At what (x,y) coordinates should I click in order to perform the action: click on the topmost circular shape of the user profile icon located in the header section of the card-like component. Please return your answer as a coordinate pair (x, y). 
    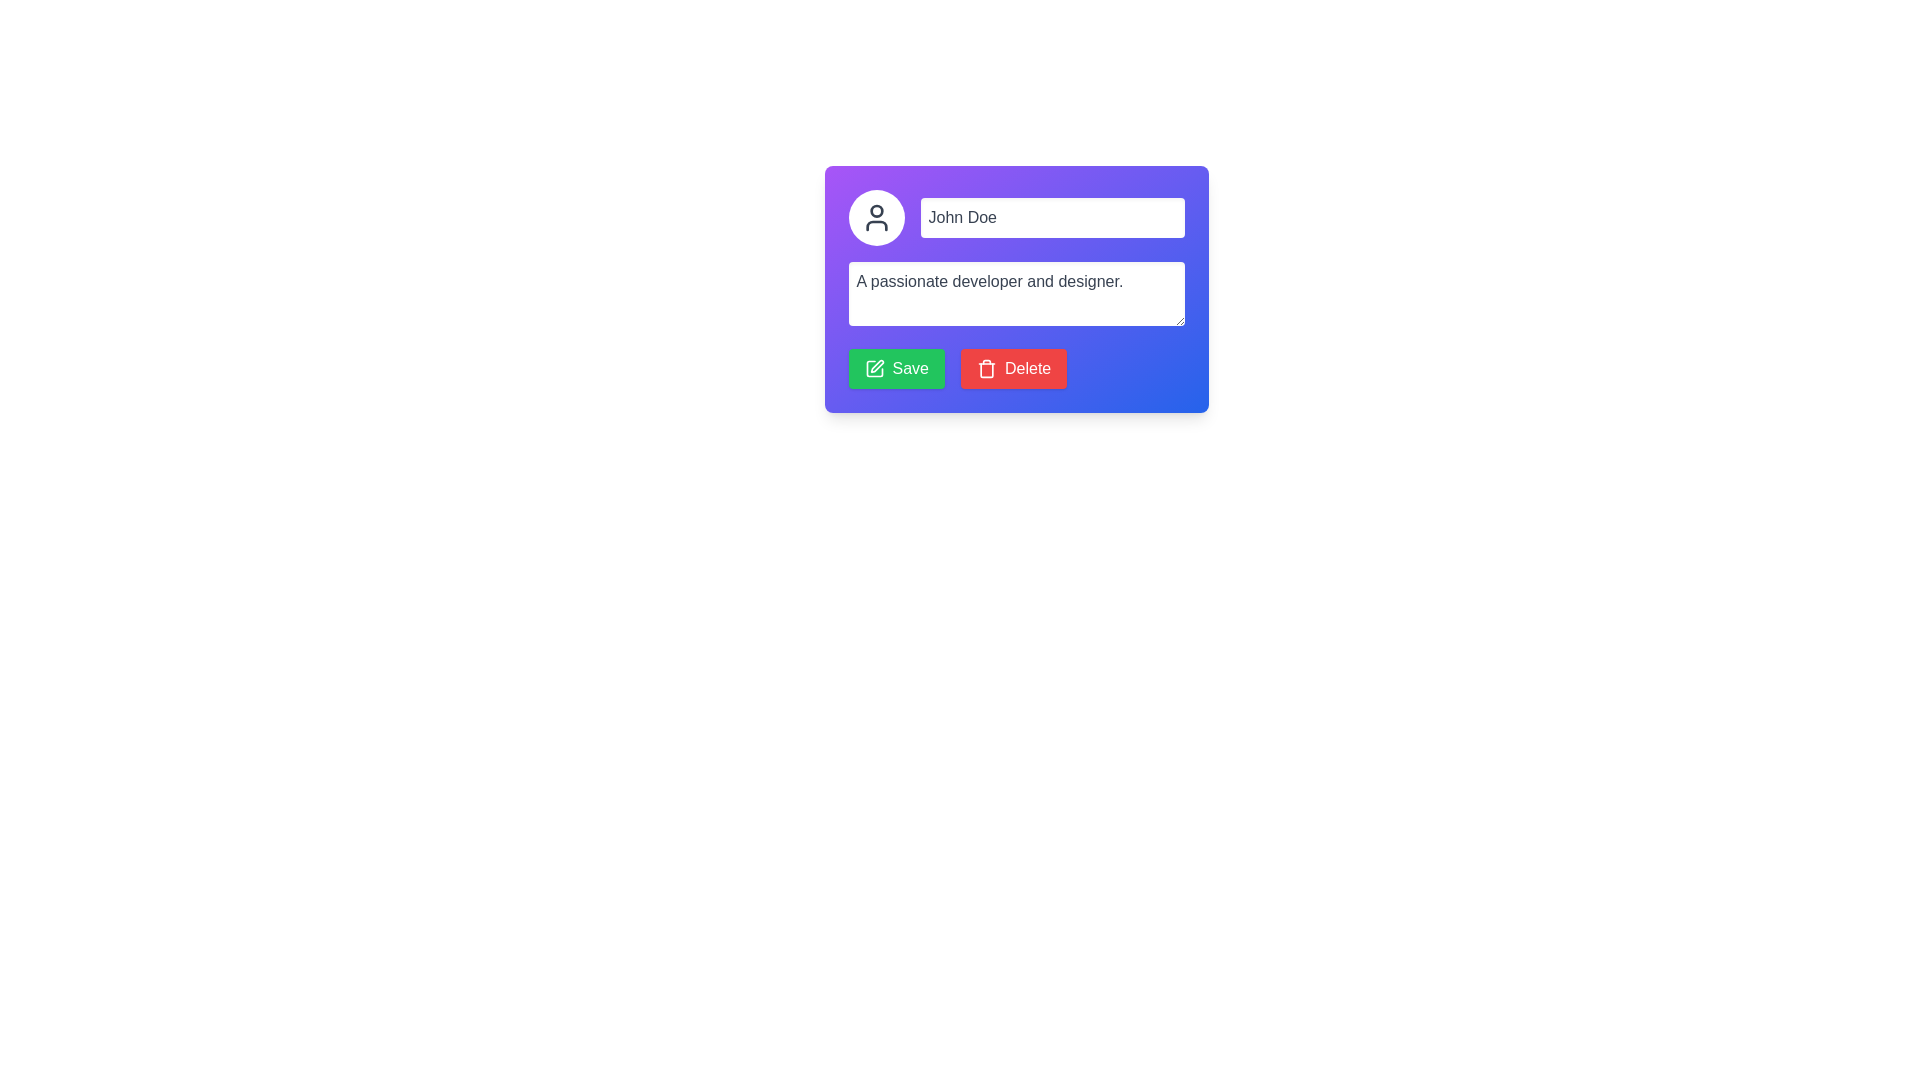
    Looking at the image, I should click on (876, 211).